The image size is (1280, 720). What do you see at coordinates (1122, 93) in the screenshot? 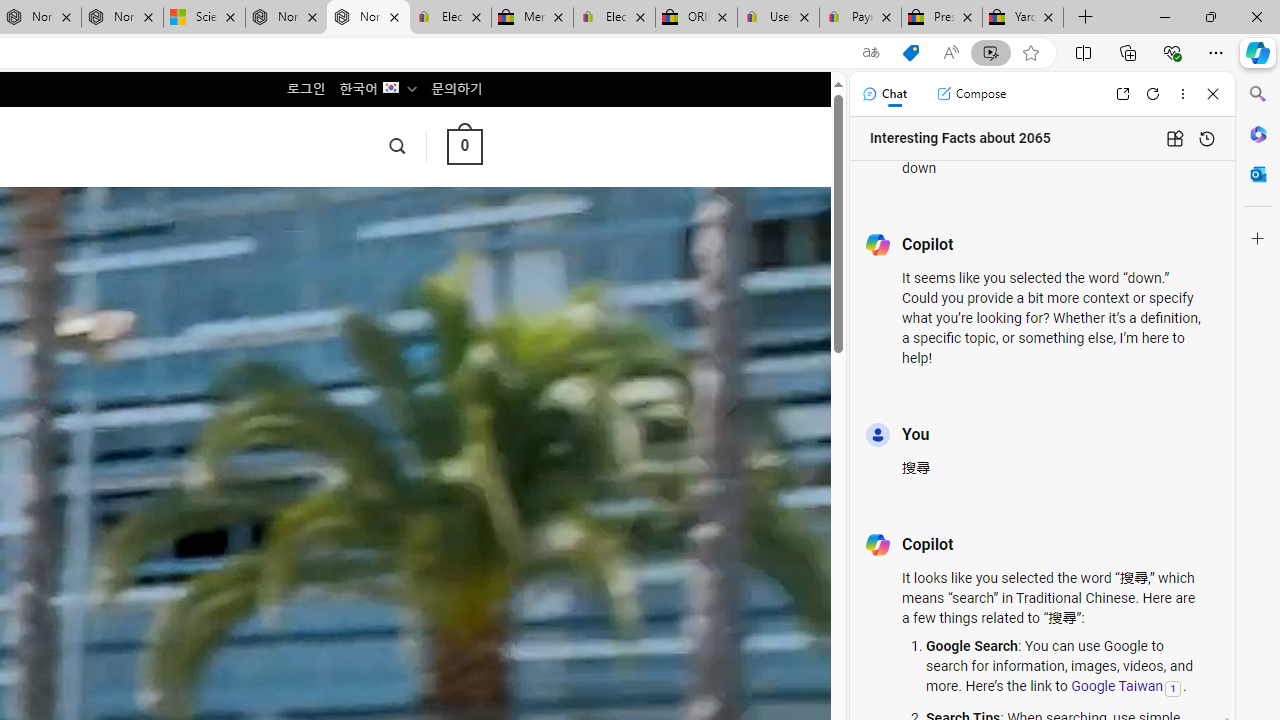
I see `'Open link in new tab'` at bounding box center [1122, 93].